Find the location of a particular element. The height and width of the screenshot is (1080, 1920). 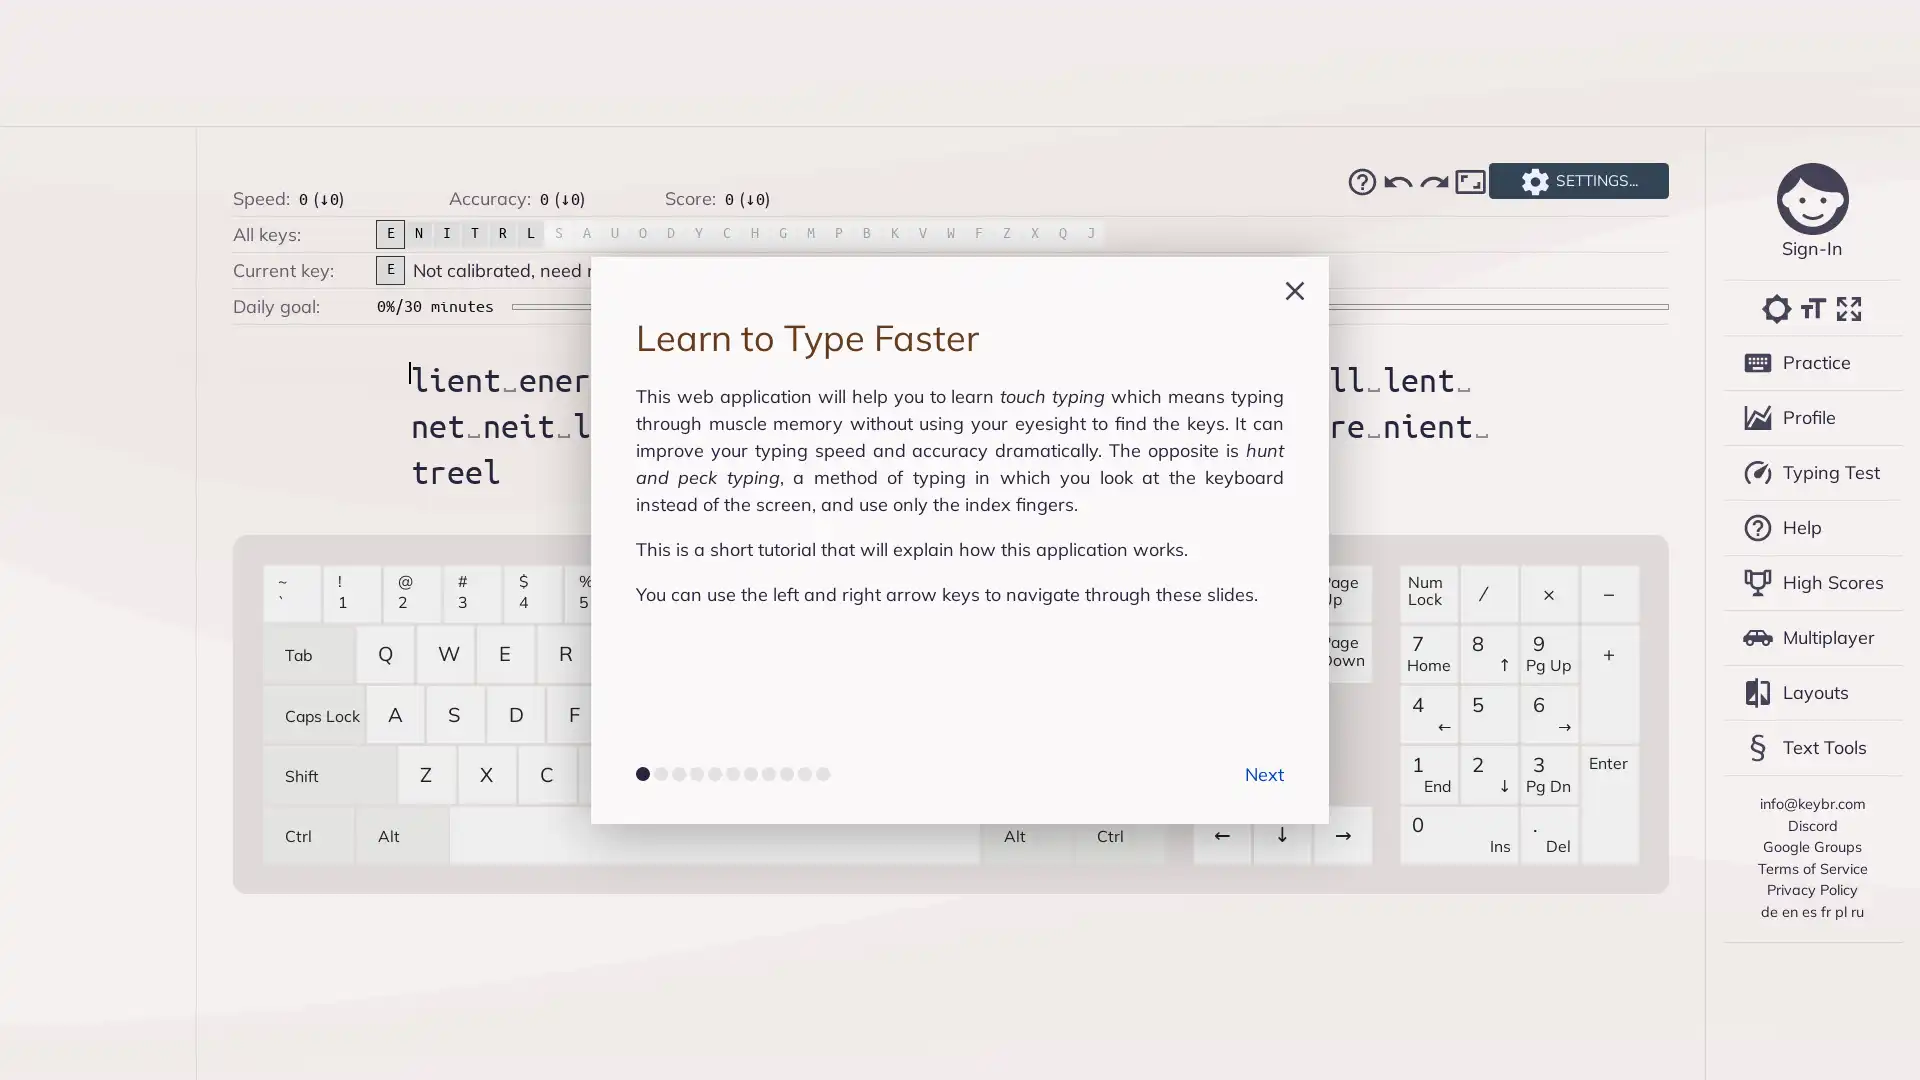

Switch to theme Large Text Size. is located at coordinates (1811, 308).